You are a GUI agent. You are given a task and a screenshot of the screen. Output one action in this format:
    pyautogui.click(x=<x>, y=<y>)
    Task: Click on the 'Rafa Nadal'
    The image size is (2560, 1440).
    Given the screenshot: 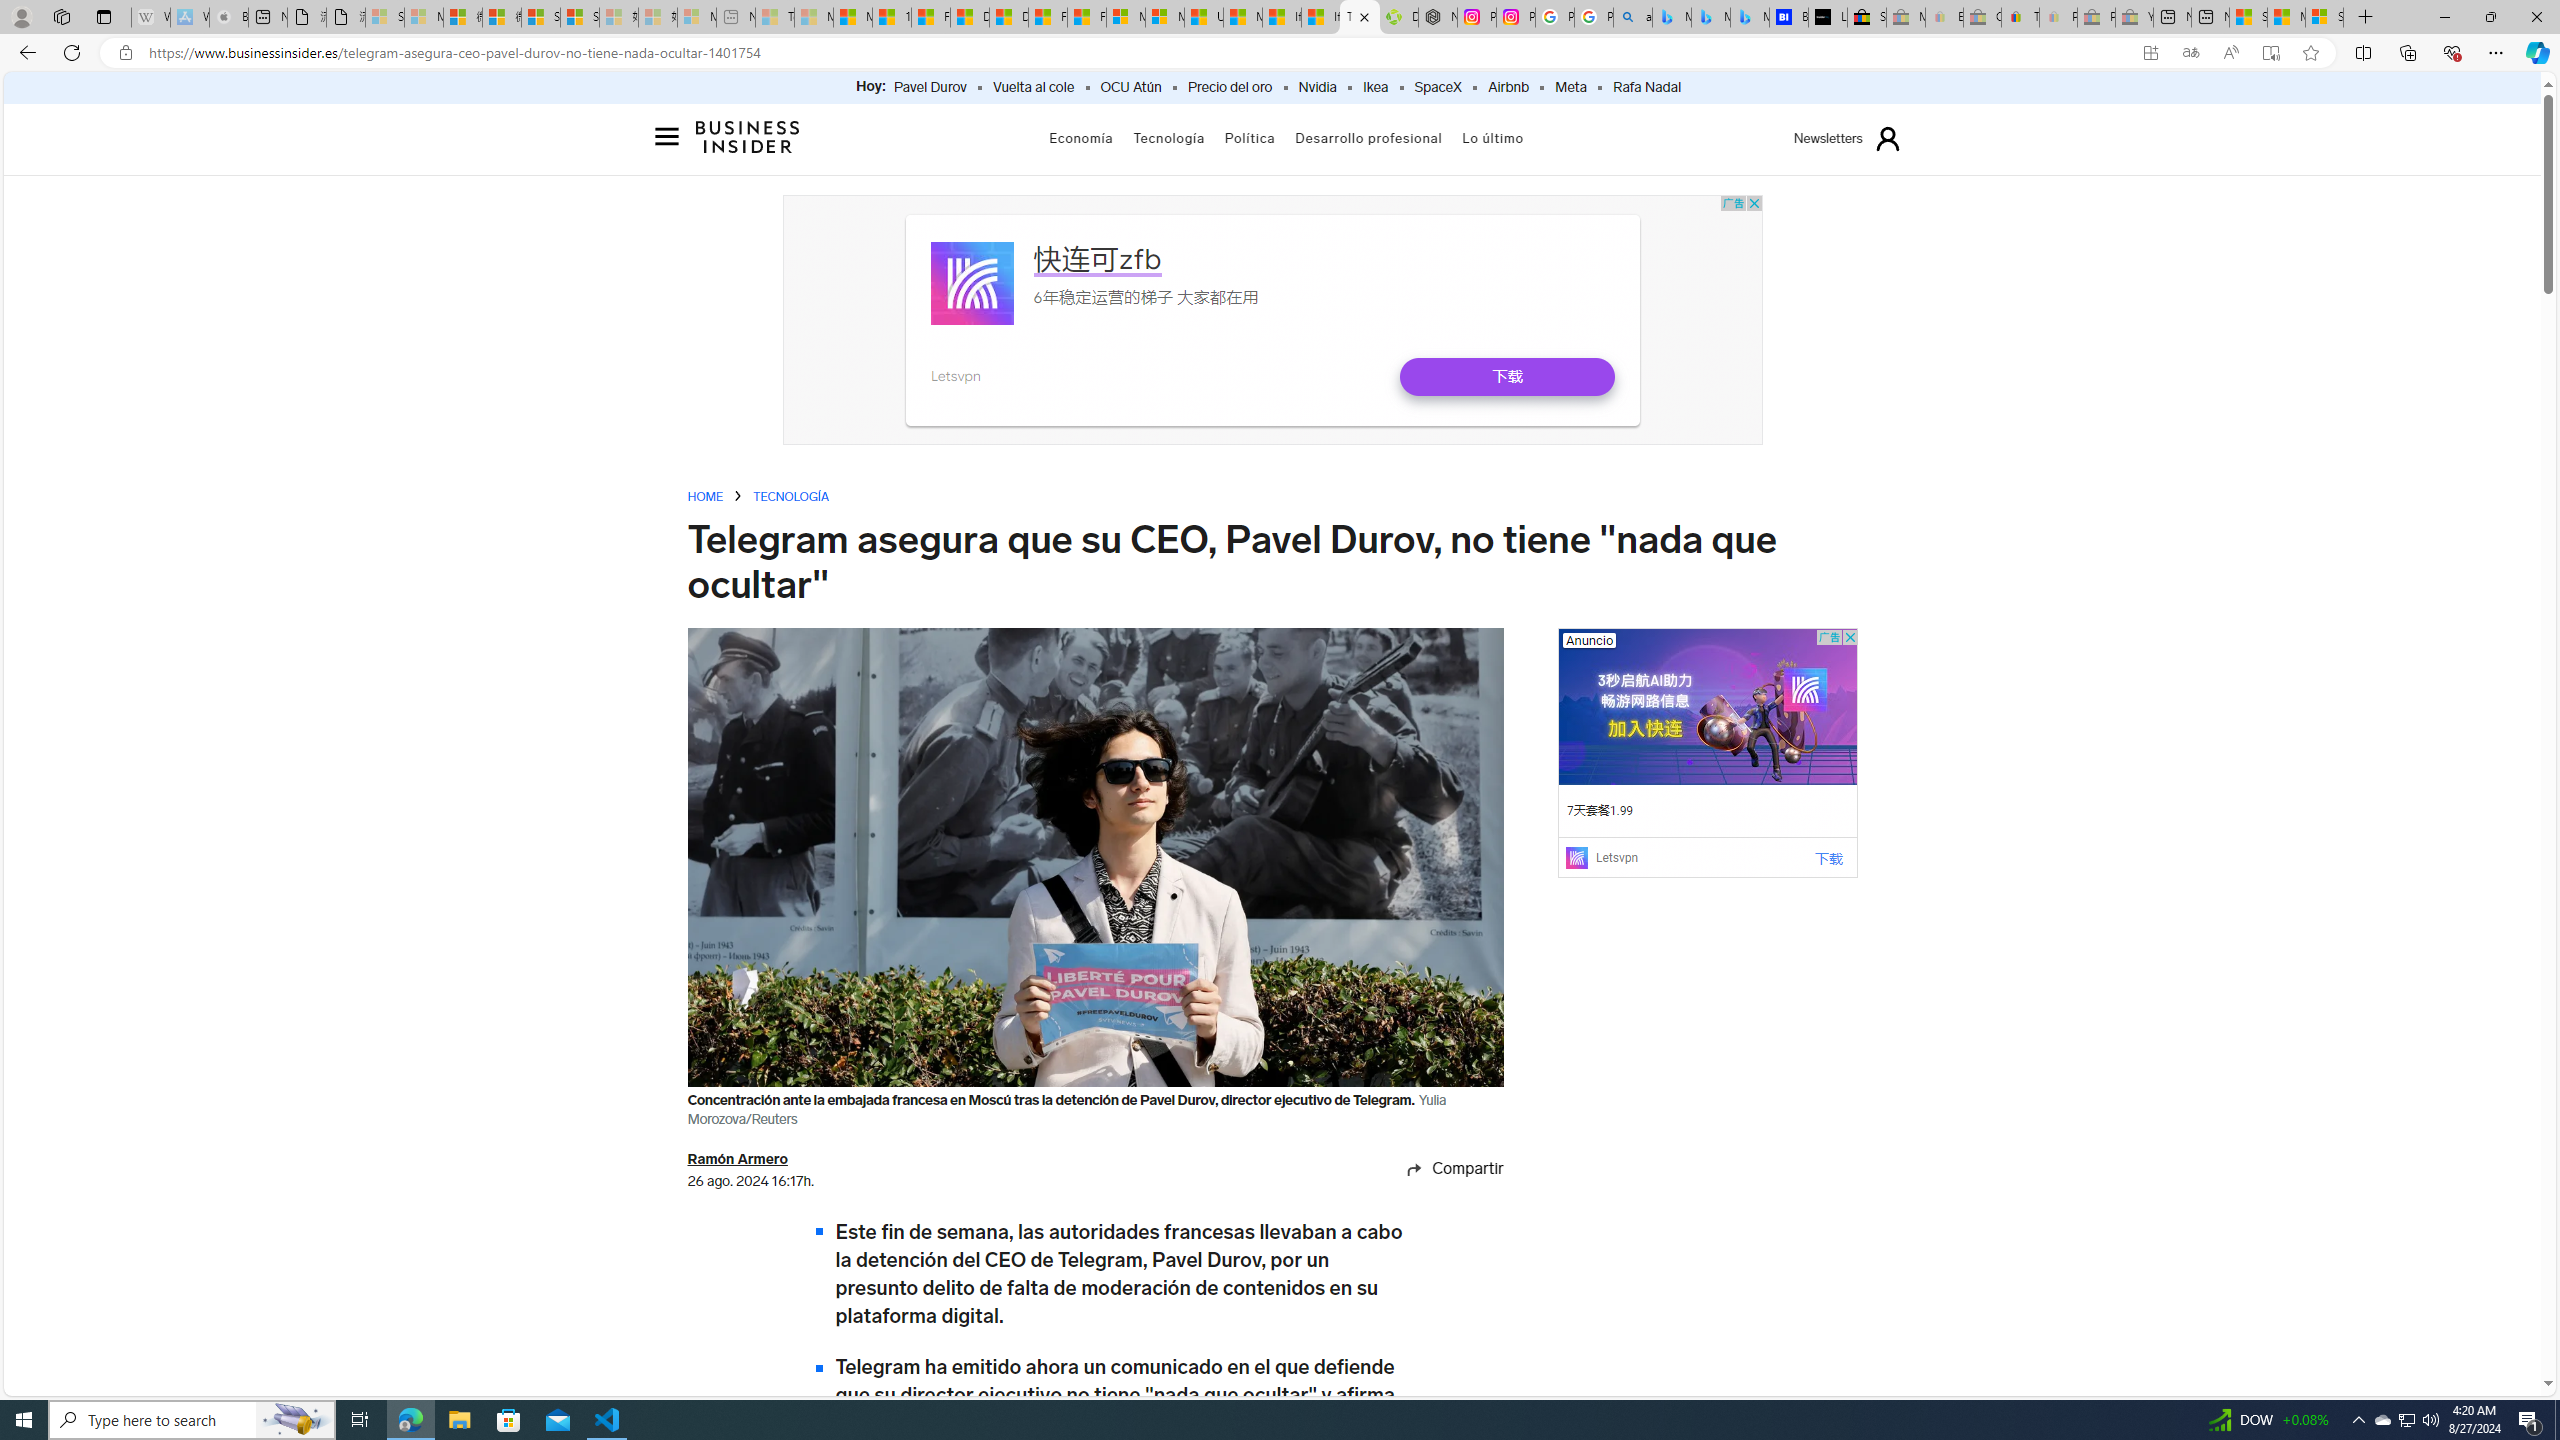 What is the action you would take?
    pyautogui.click(x=1646, y=87)
    